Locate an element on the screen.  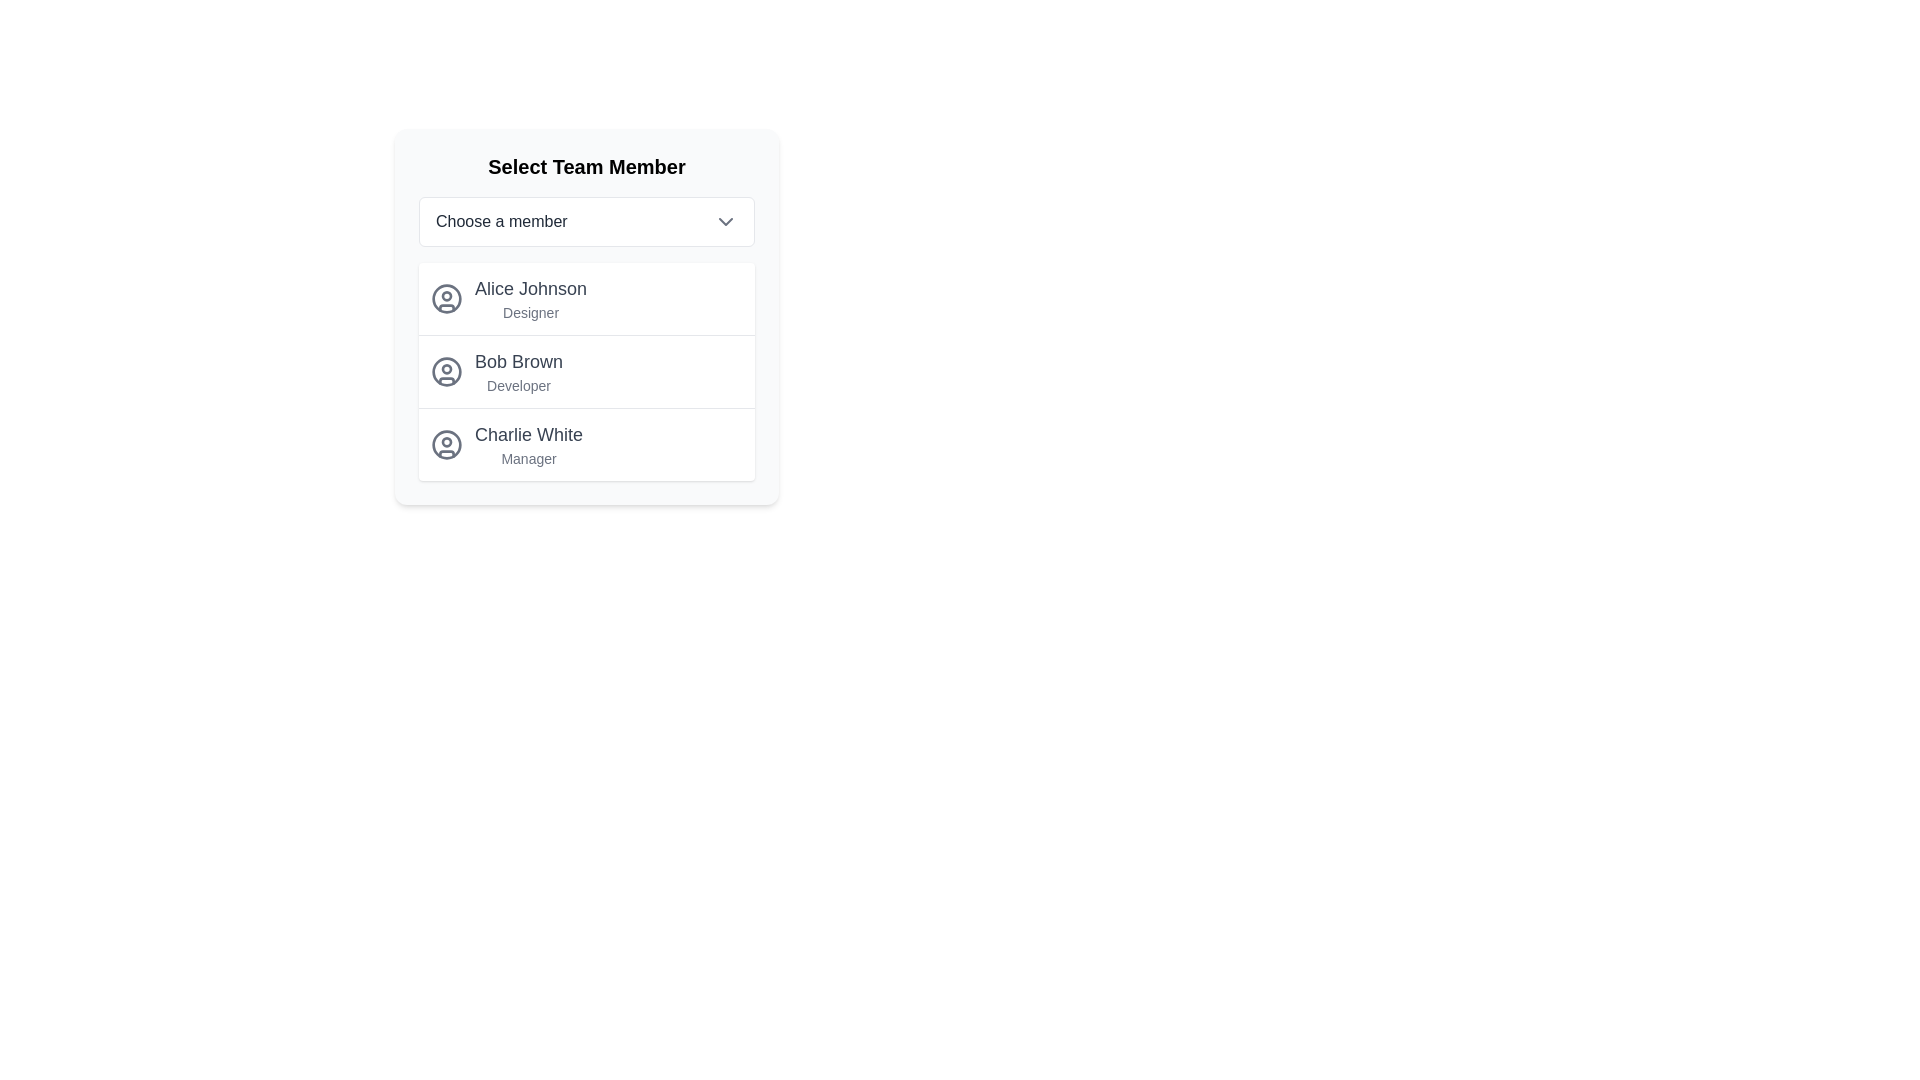
the list item with the text 'Alice Johnson' is located at coordinates (531, 299).